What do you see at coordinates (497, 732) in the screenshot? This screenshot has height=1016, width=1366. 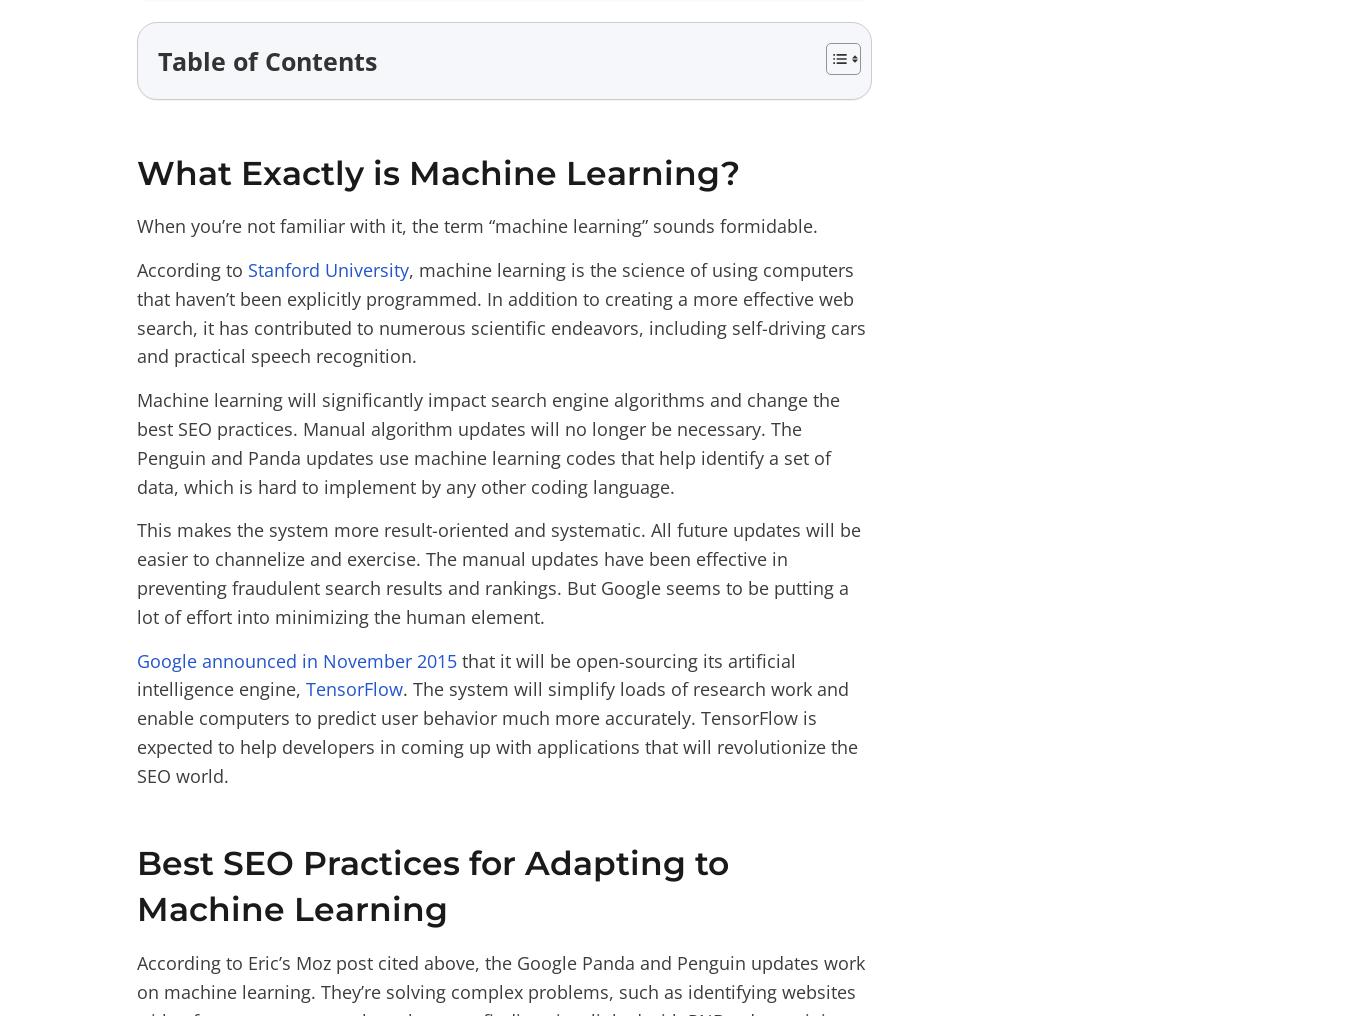 I see `'. The system will simplify loads of research work and enable computers to predict user behavior much more accurately. TensorFlow is expected to help developers in coming up with applications that will revolutionize the SEO world.'` at bounding box center [497, 732].